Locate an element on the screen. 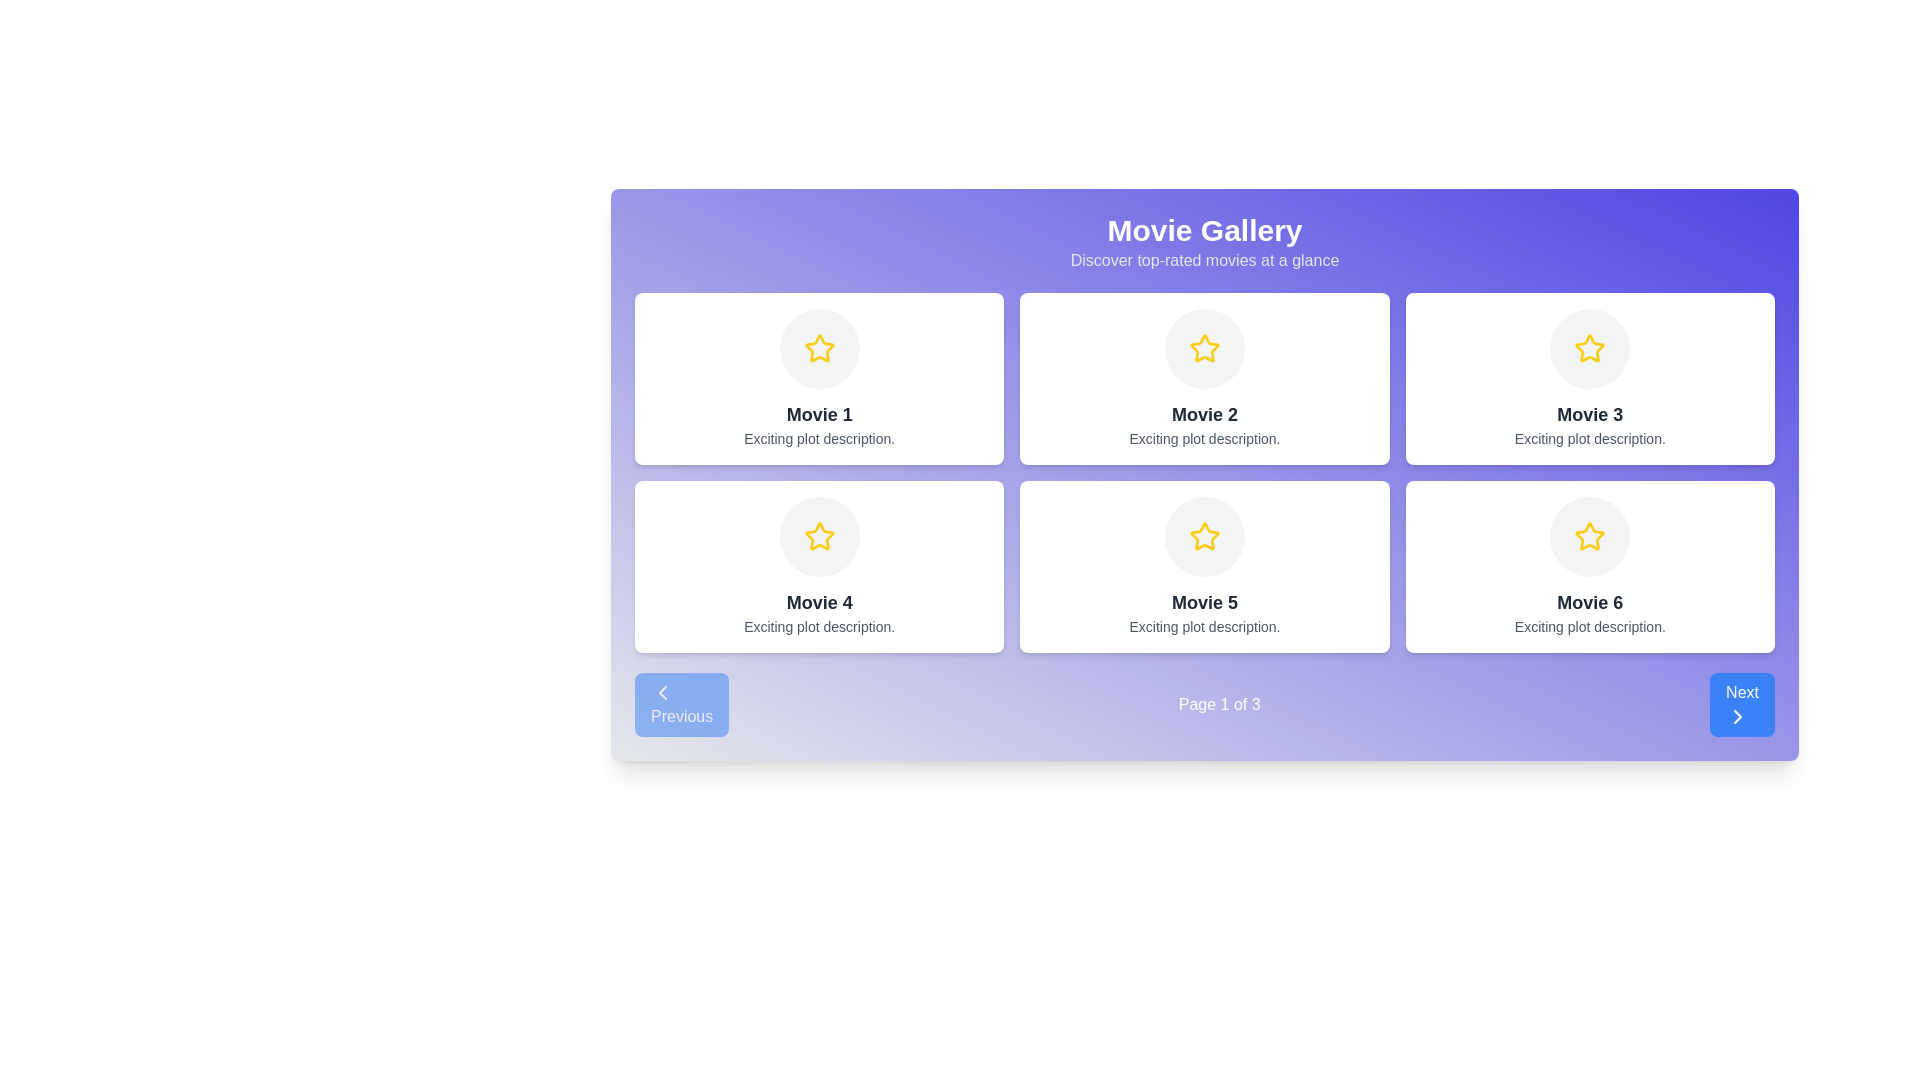 The image size is (1920, 1080). the title text element for 'Movie 5', which is positioned below the circular icon area and above the smaller descriptive text in the movie details section is located at coordinates (1203, 601).